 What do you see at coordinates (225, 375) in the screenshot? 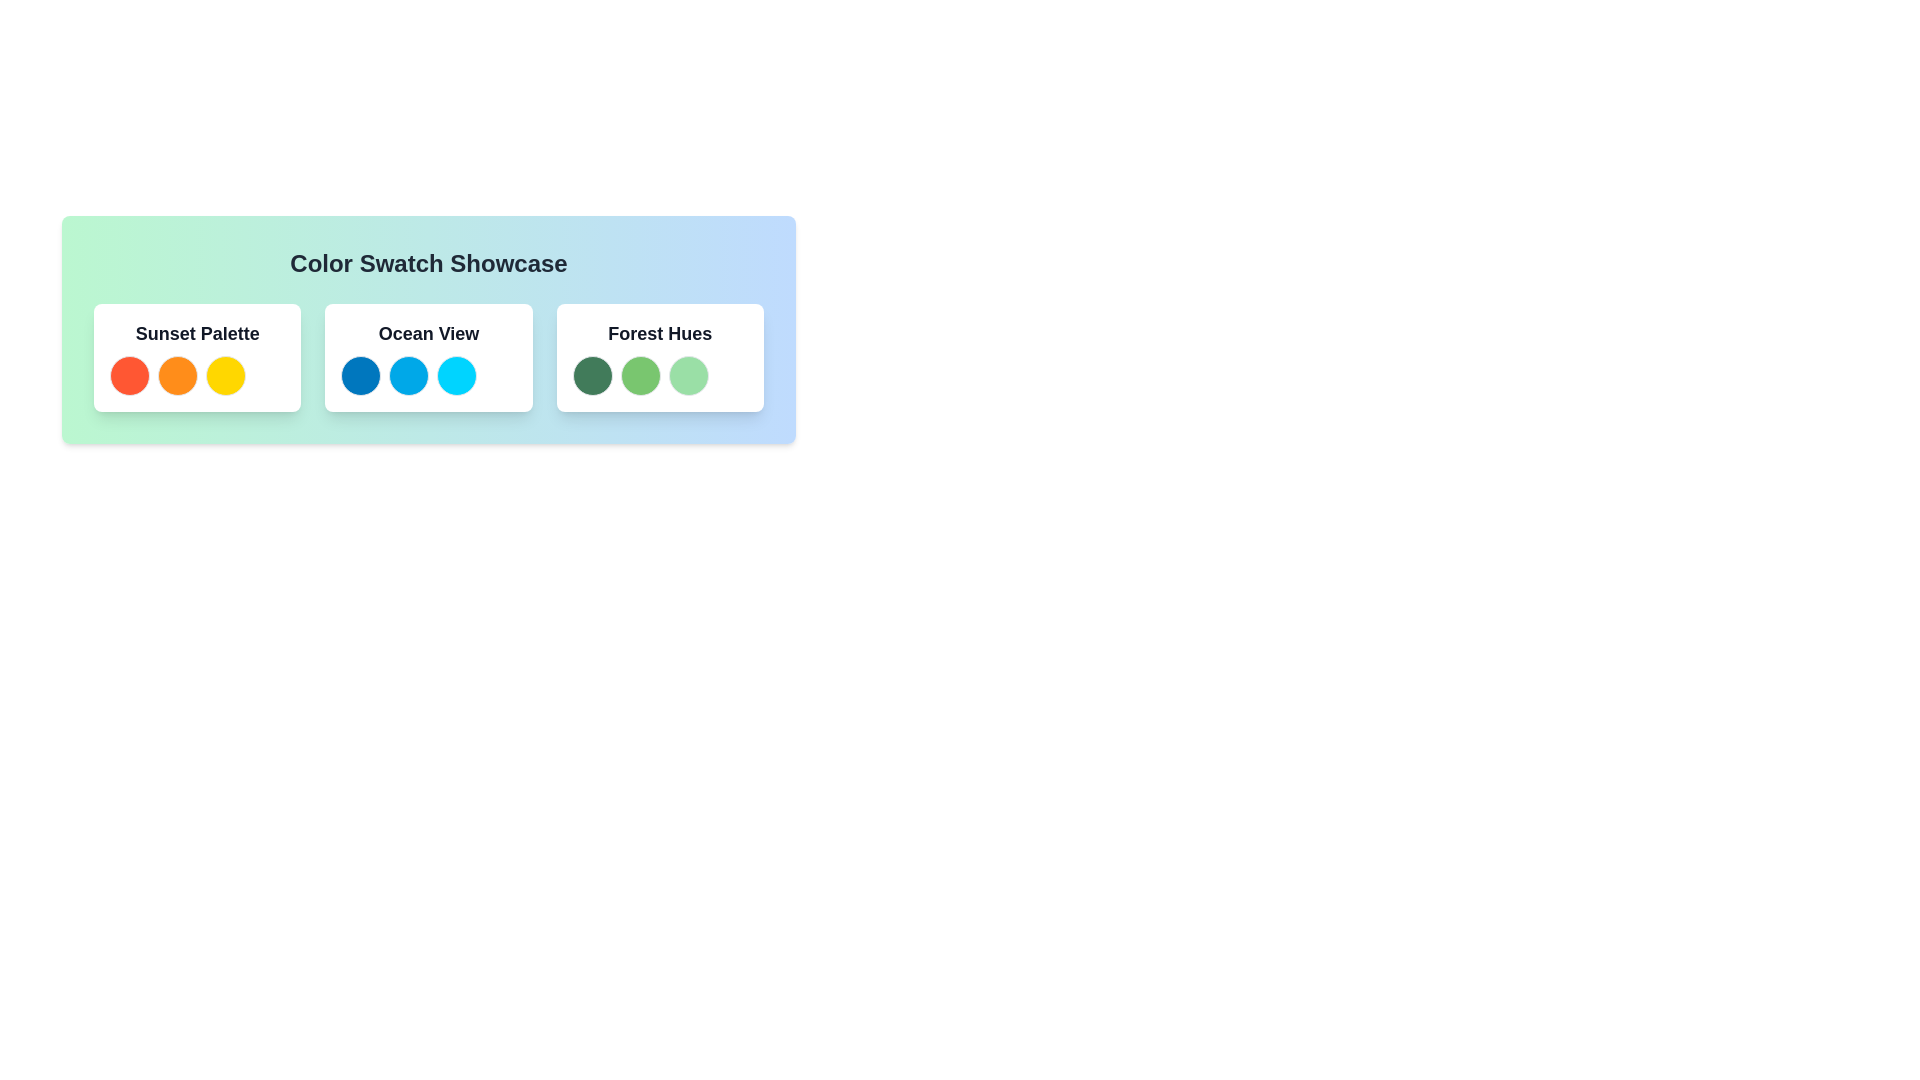
I see `the yellow color swatch, which is the third circle in the row of three circles in the 'Sunset Palette' section` at bounding box center [225, 375].